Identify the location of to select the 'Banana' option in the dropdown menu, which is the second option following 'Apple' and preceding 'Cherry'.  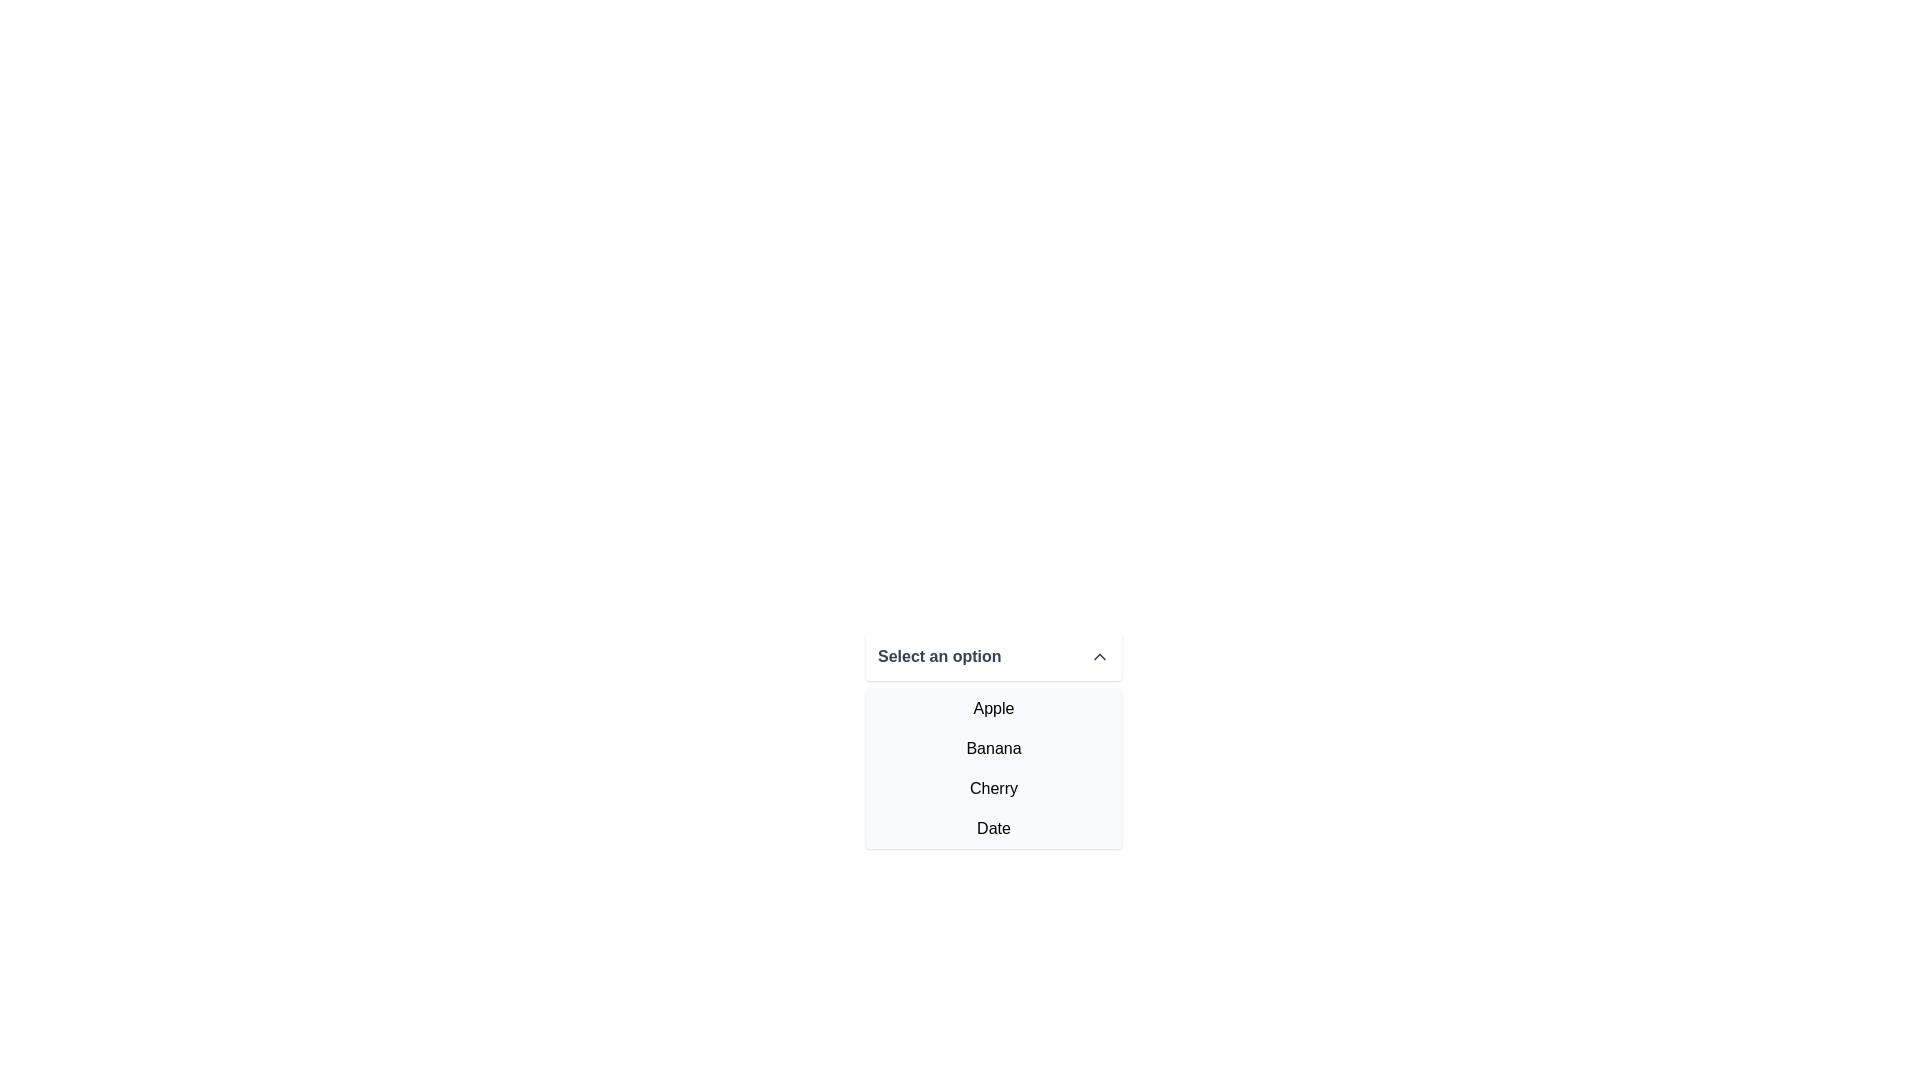
(993, 740).